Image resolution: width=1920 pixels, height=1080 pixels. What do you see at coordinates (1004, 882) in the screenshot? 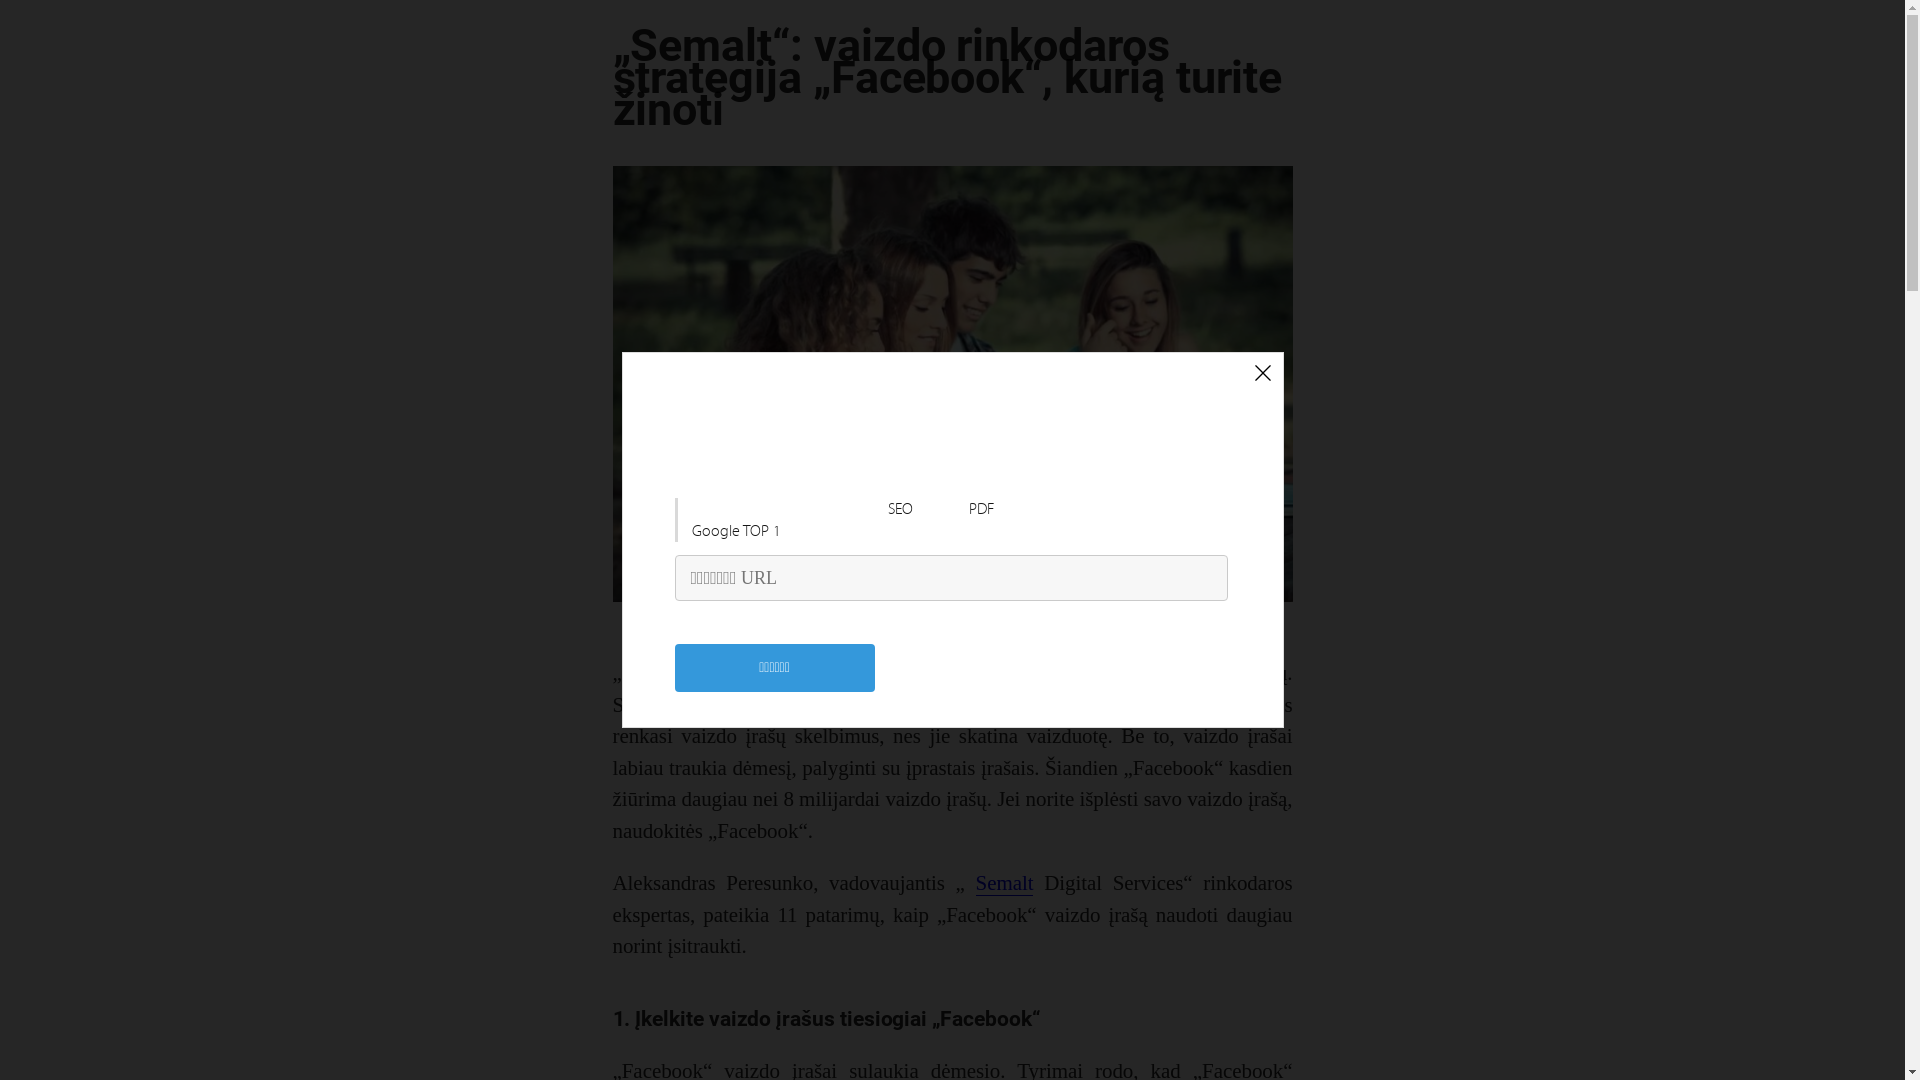
I see `'Semalt'` at bounding box center [1004, 882].